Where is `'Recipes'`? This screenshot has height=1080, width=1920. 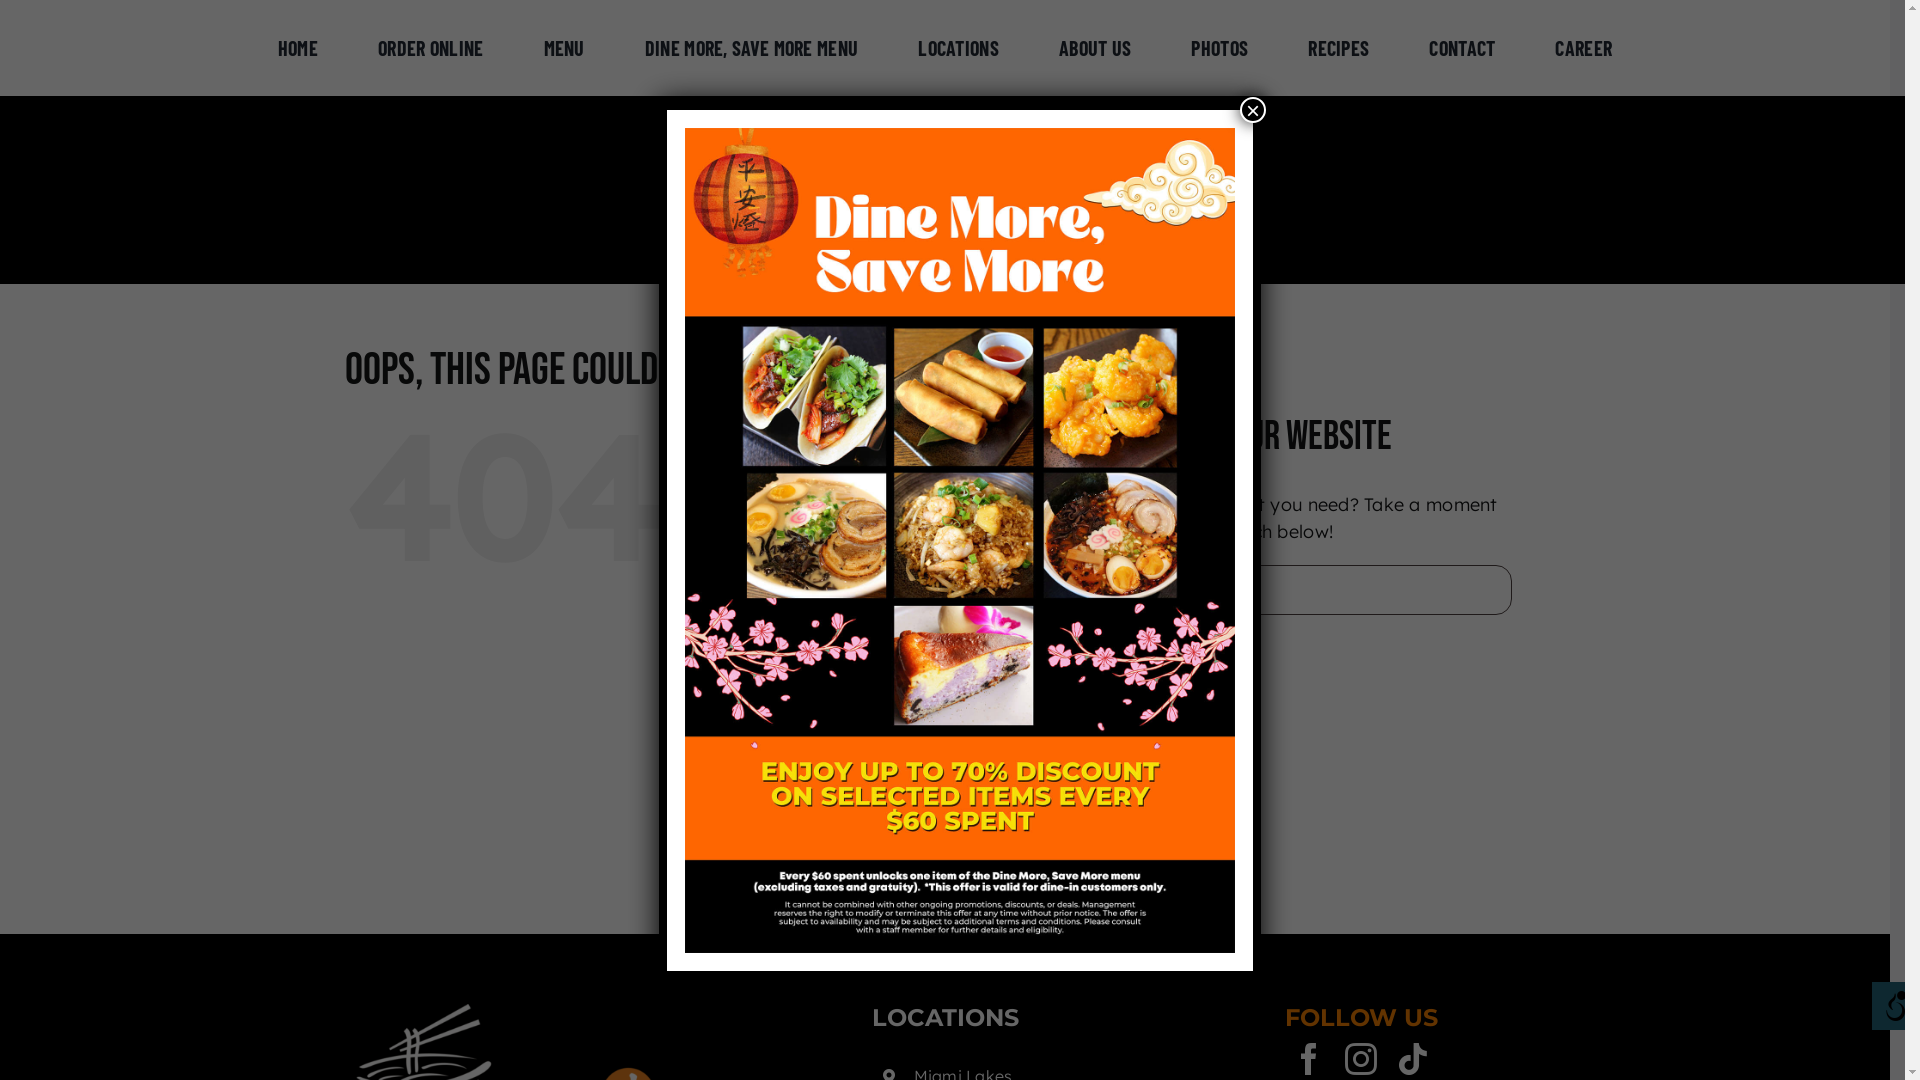
'Recipes' is located at coordinates (870, 777).